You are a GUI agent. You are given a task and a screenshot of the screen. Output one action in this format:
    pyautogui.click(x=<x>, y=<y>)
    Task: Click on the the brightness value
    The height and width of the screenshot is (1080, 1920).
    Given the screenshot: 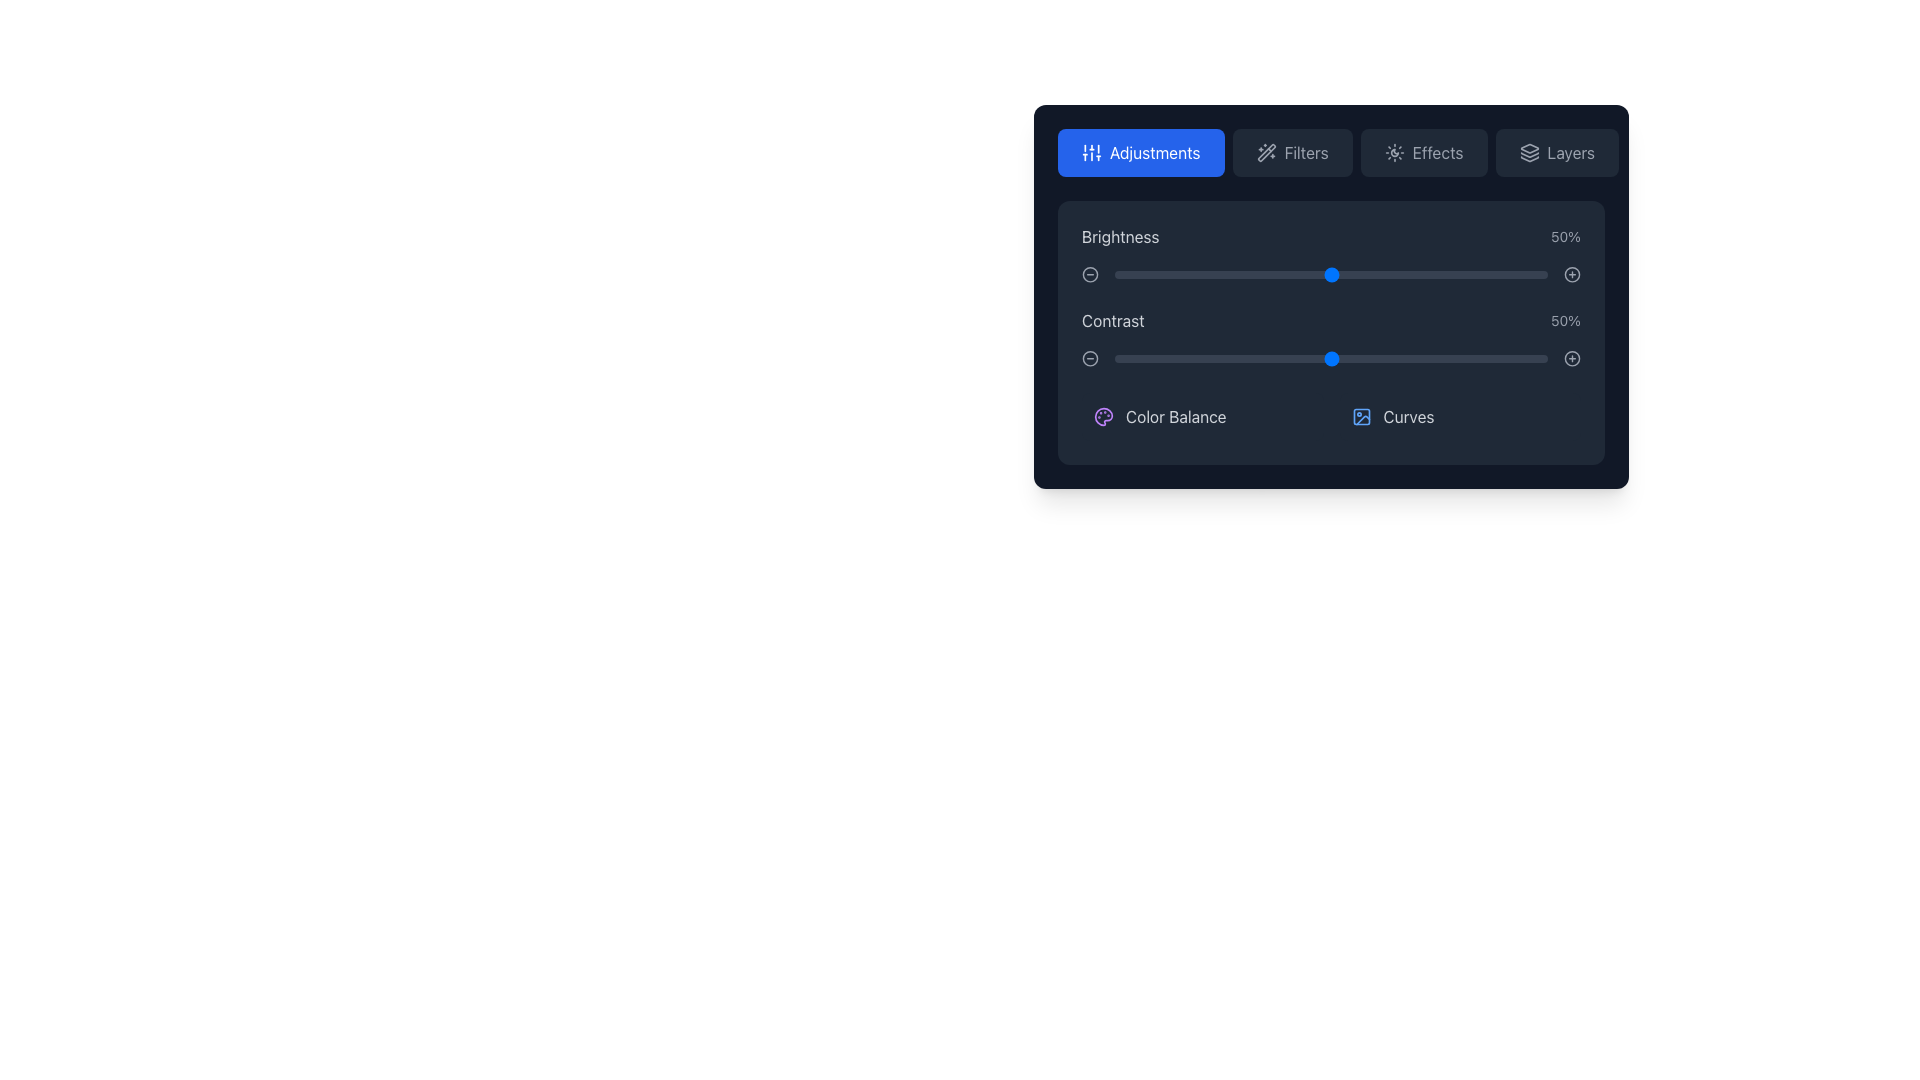 What is the action you would take?
    pyautogui.click(x=1167, y=274)
    